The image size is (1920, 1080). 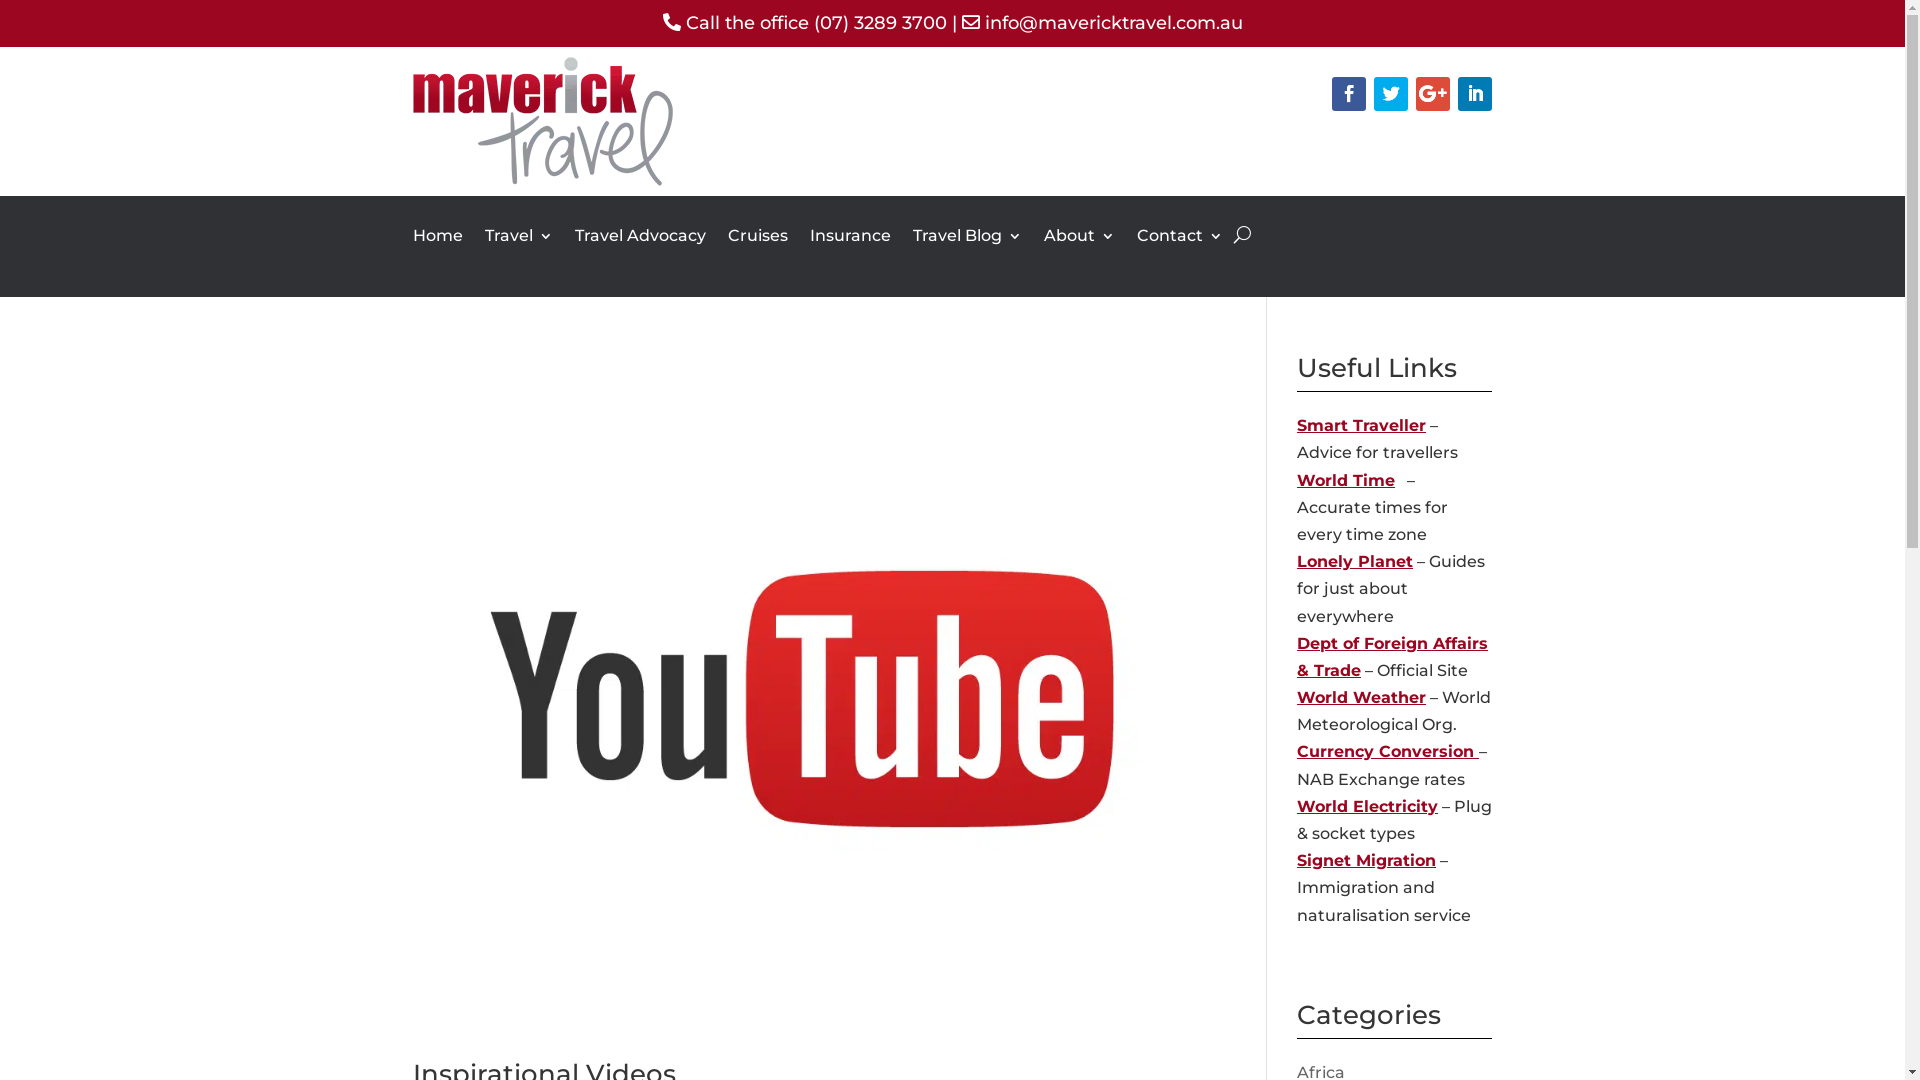 What do you see at coordinates (638, 249) in the screenshot?
I see `'Travel Advocacy'` at bounding box center [638, 249].